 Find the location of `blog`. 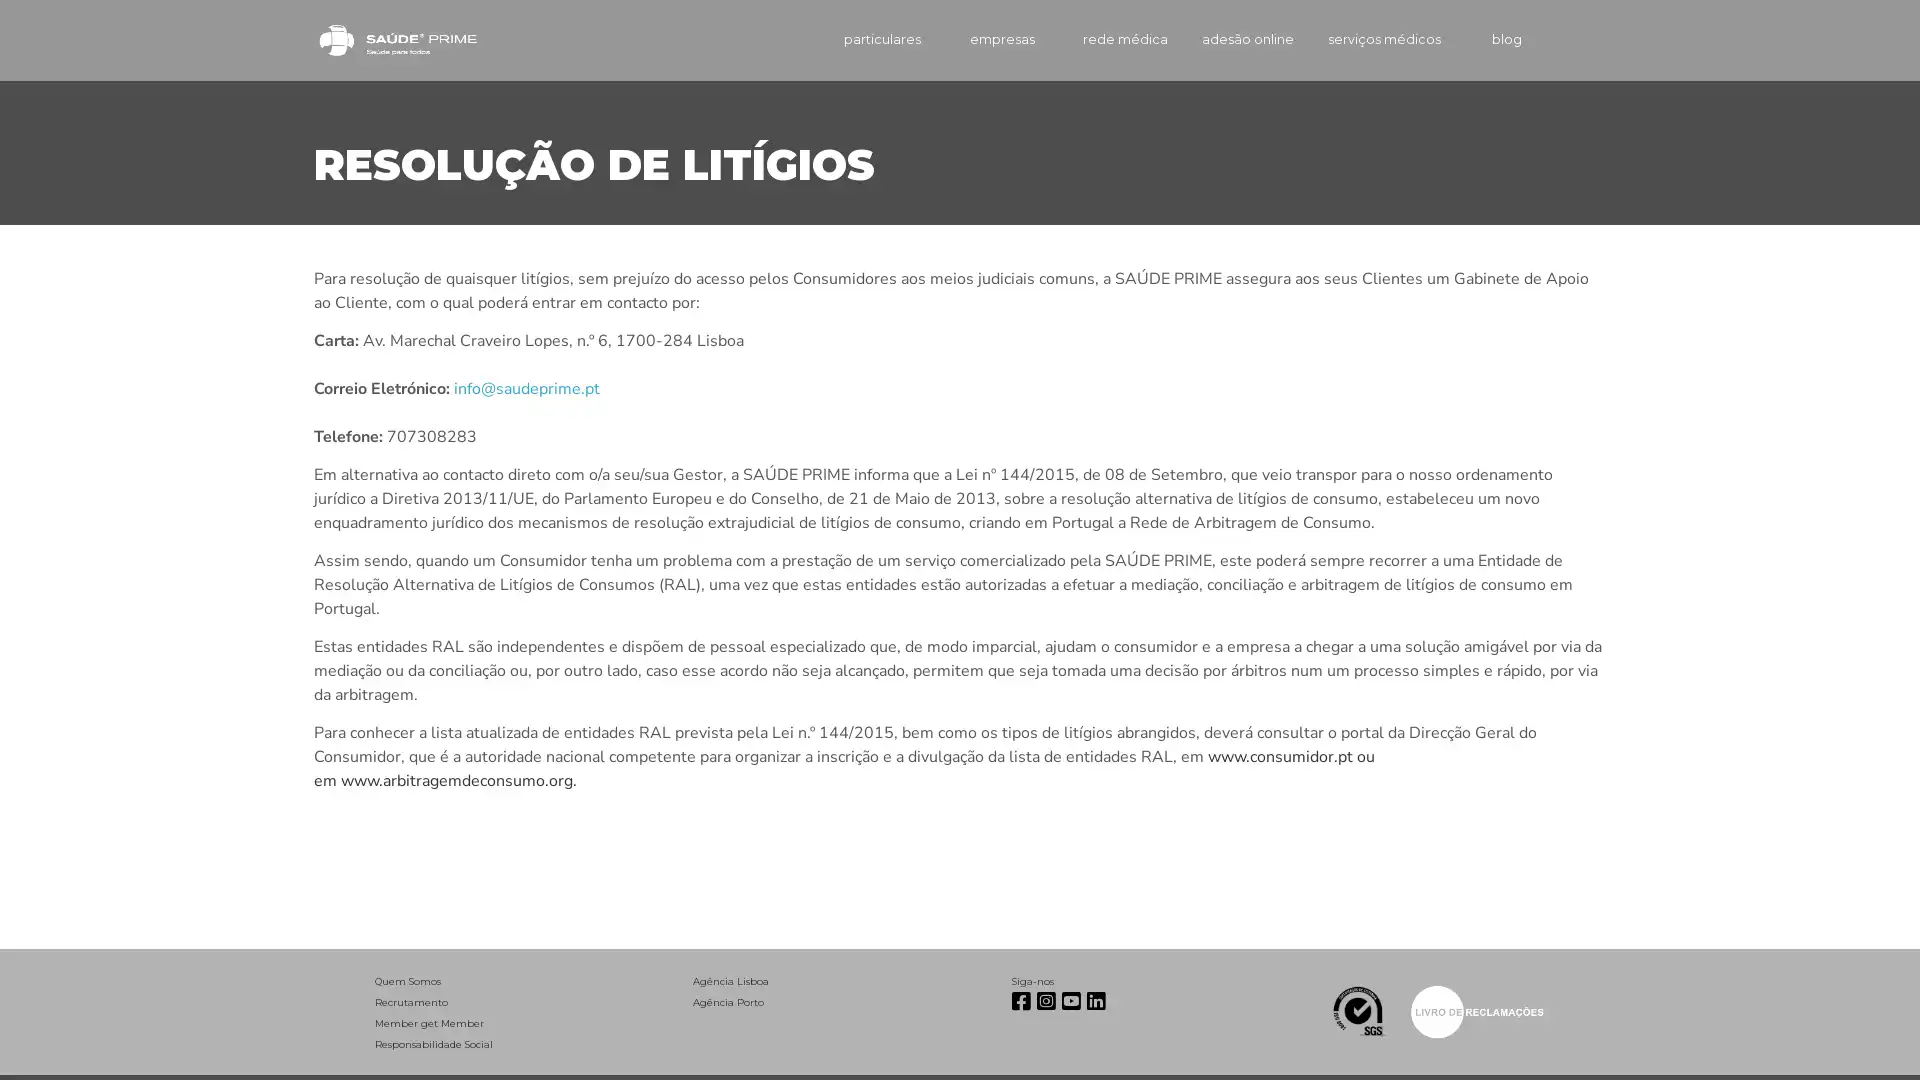

blog is located at coordinates (1489, 39).